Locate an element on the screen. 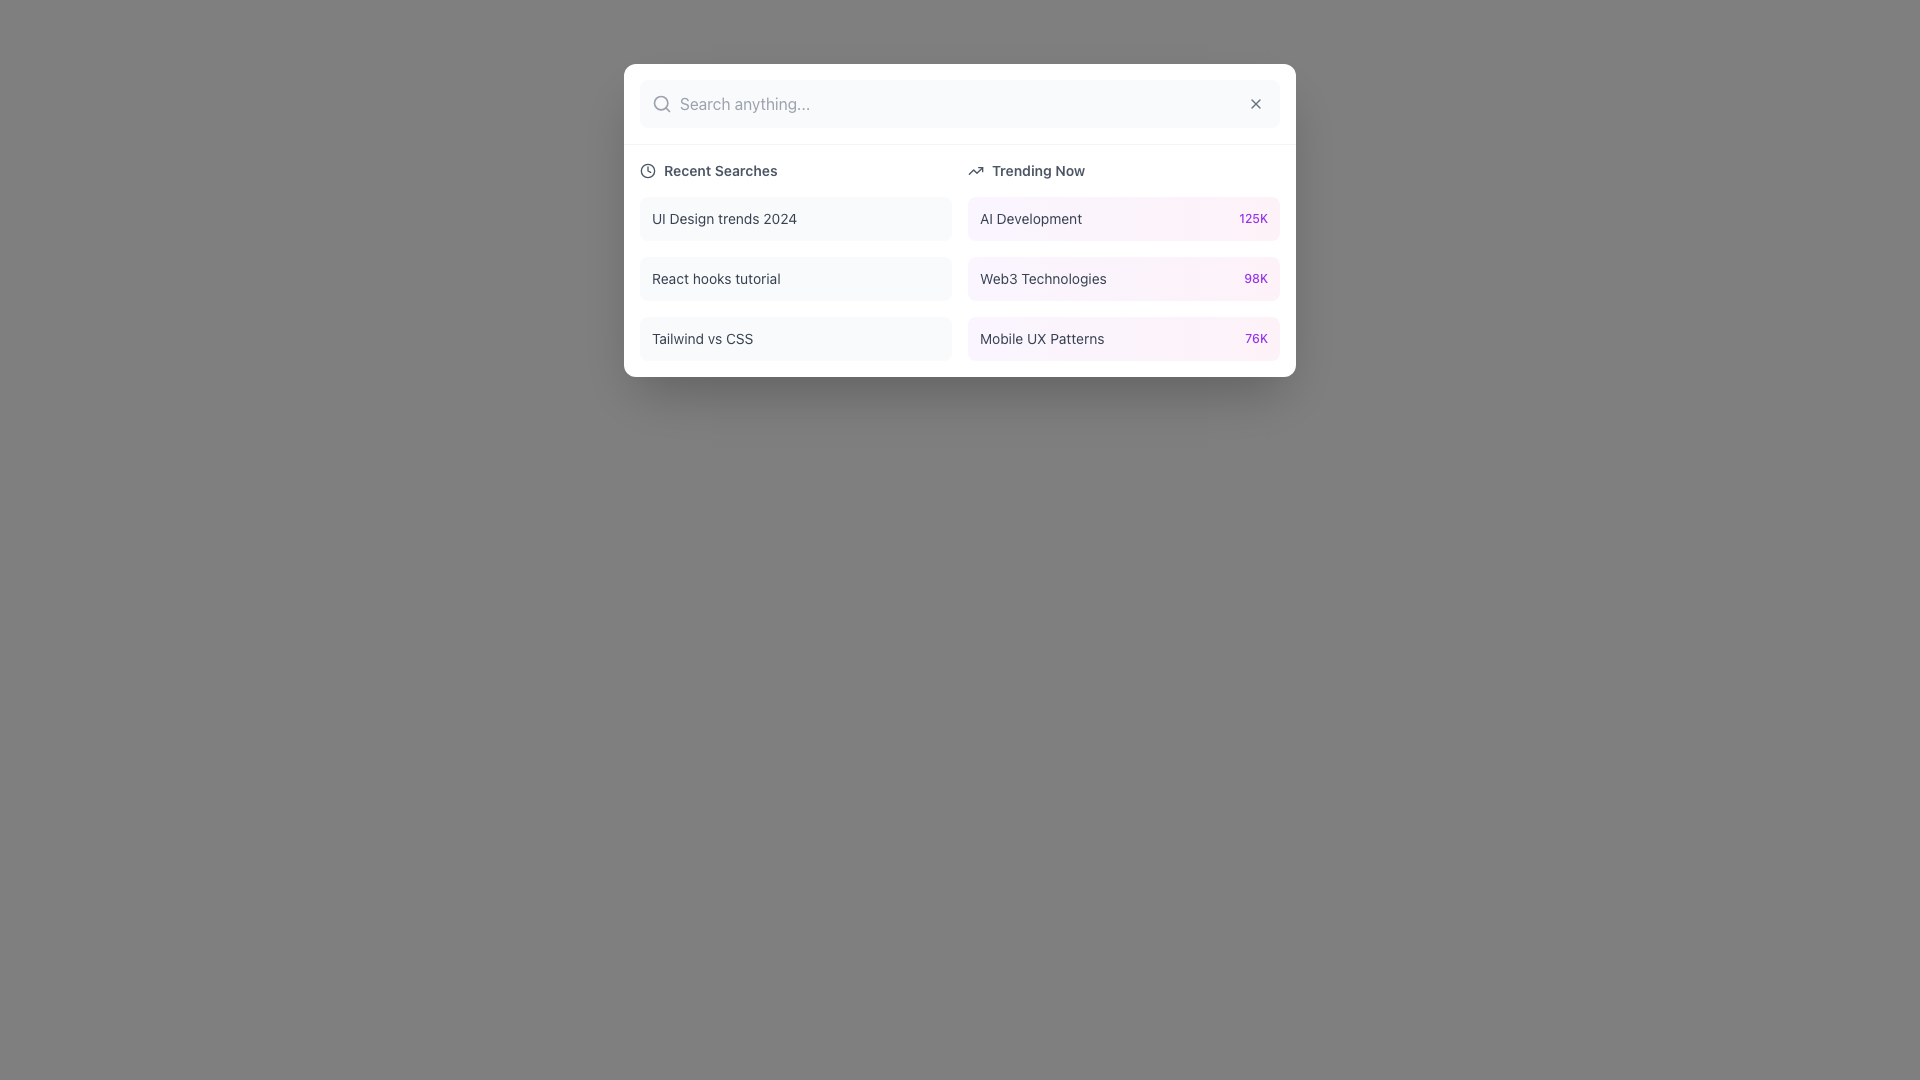 The image size is (1920, 1080). the selectable list item displaying the trending topic 'AI Development' with the metric '125K' is located at coordinates (1091, 200).